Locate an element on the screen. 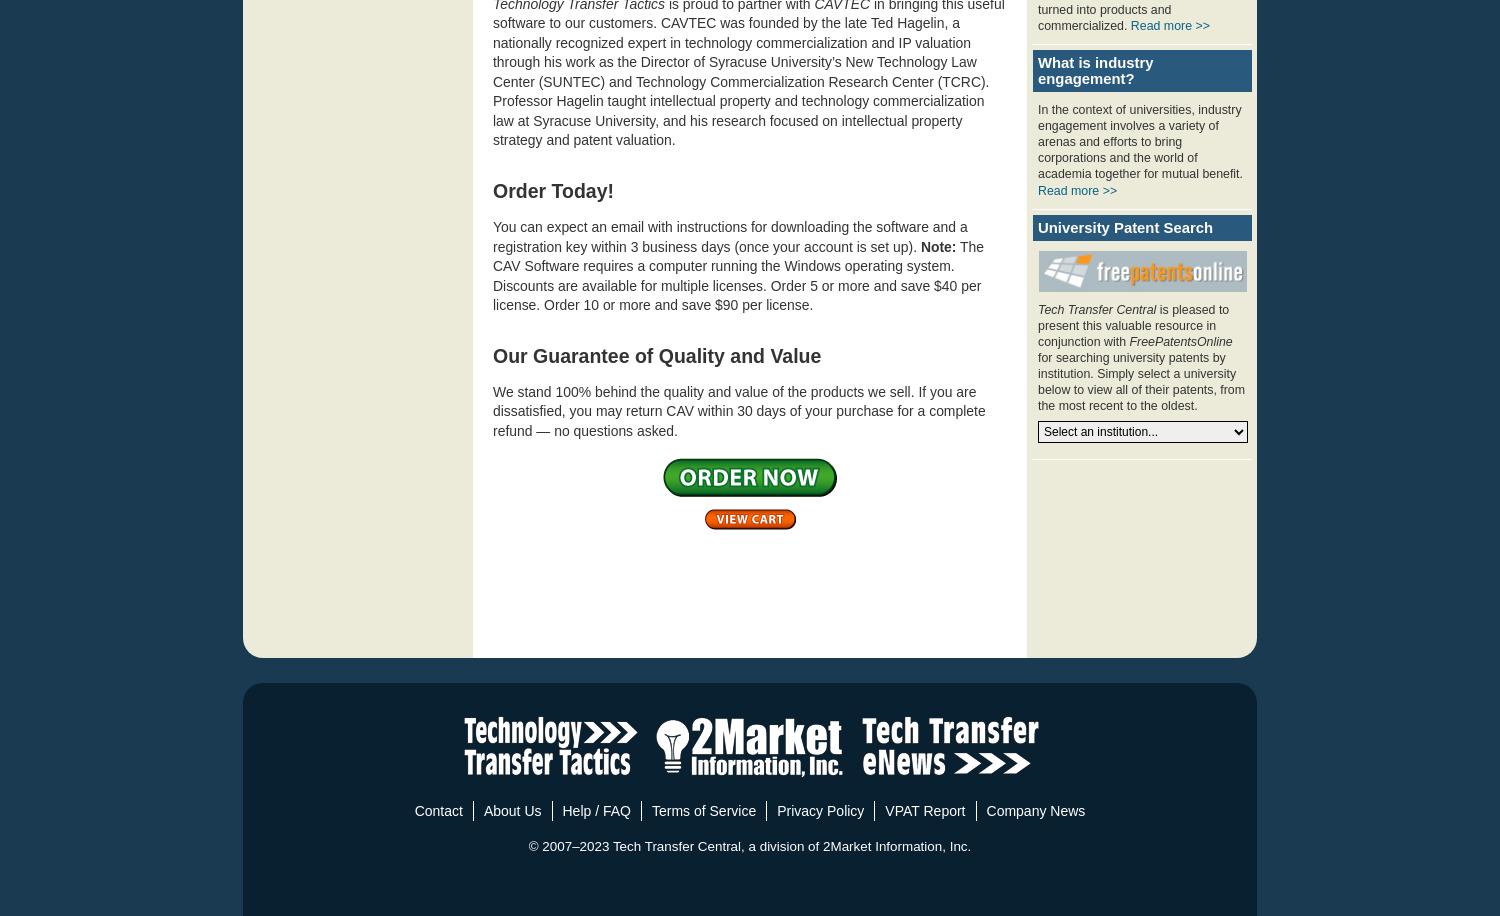 This screenshot has width=1500, height=916. 'Note:' is located at coordinates (919, 246).